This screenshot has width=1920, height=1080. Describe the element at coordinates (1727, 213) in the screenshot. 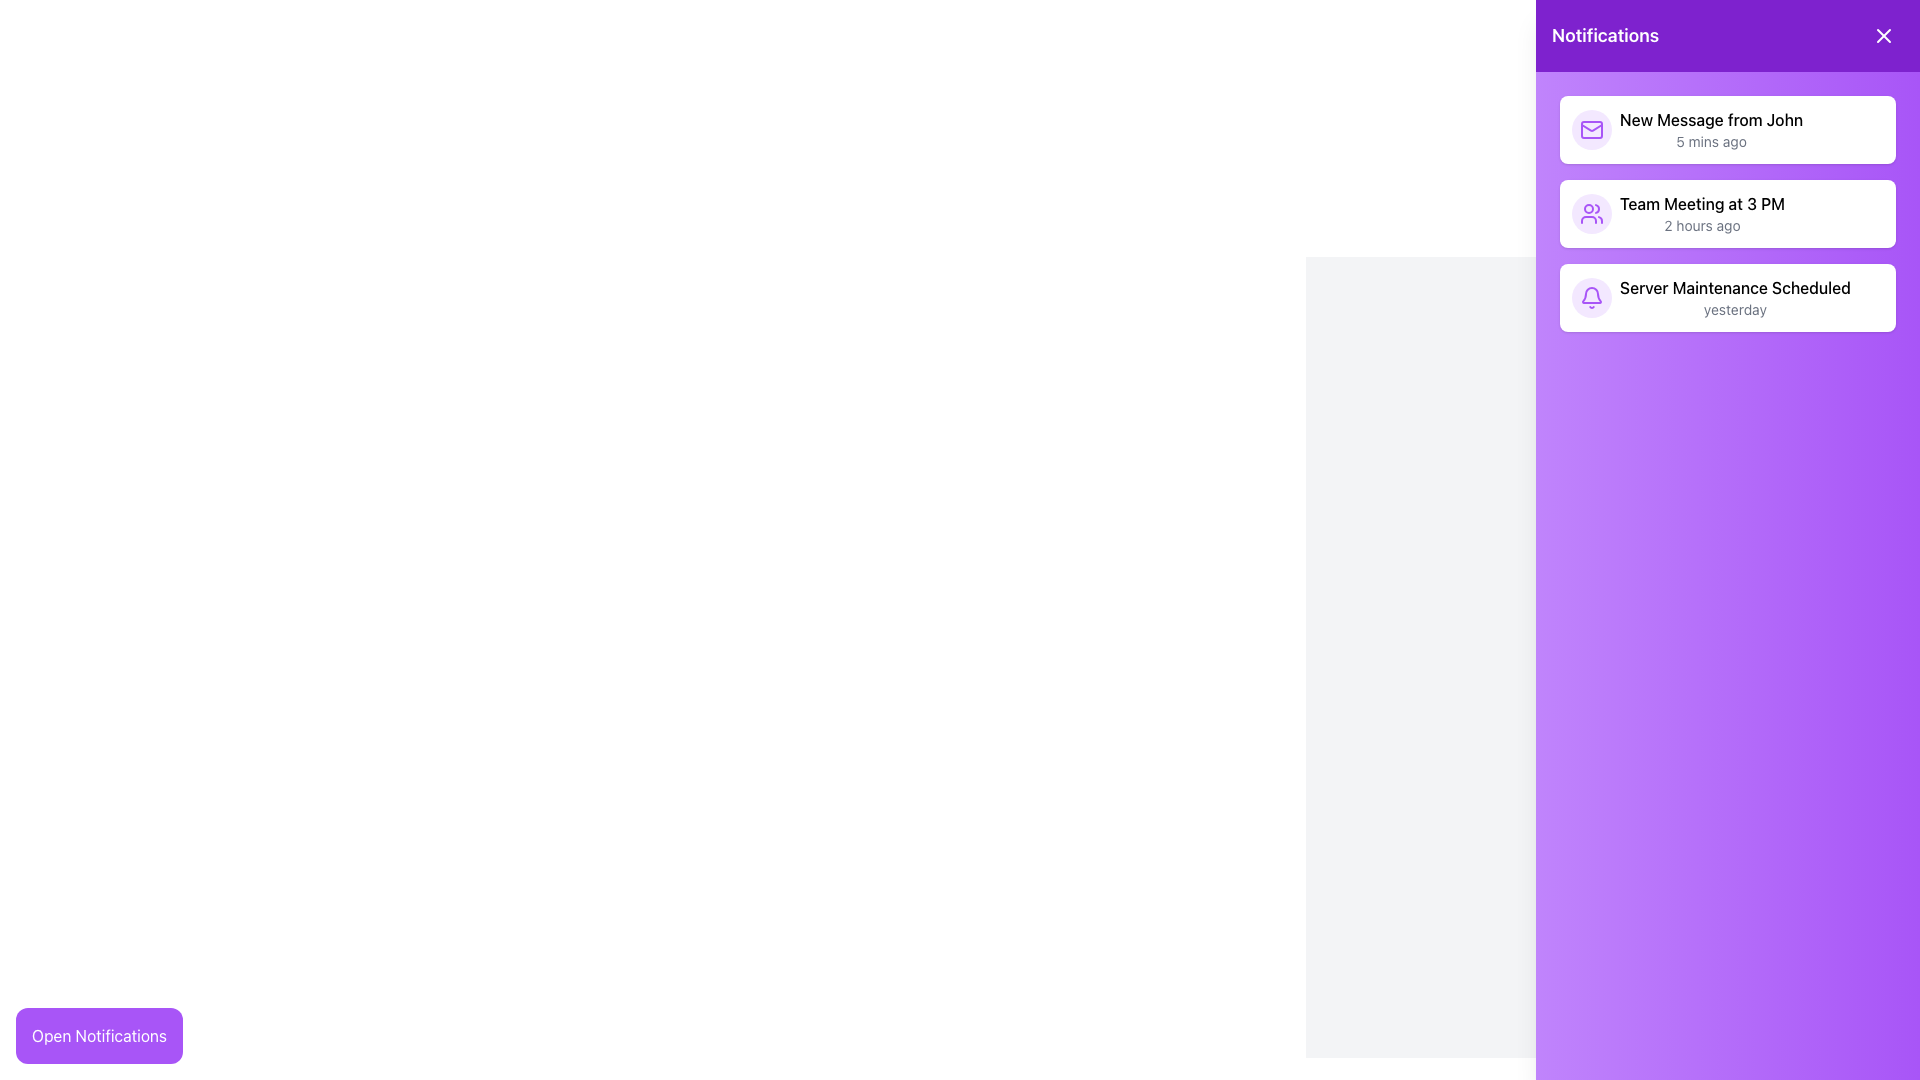

I see `the second notification entry titled 'Team Meeting at 3 PM' to interact with it` at that location.